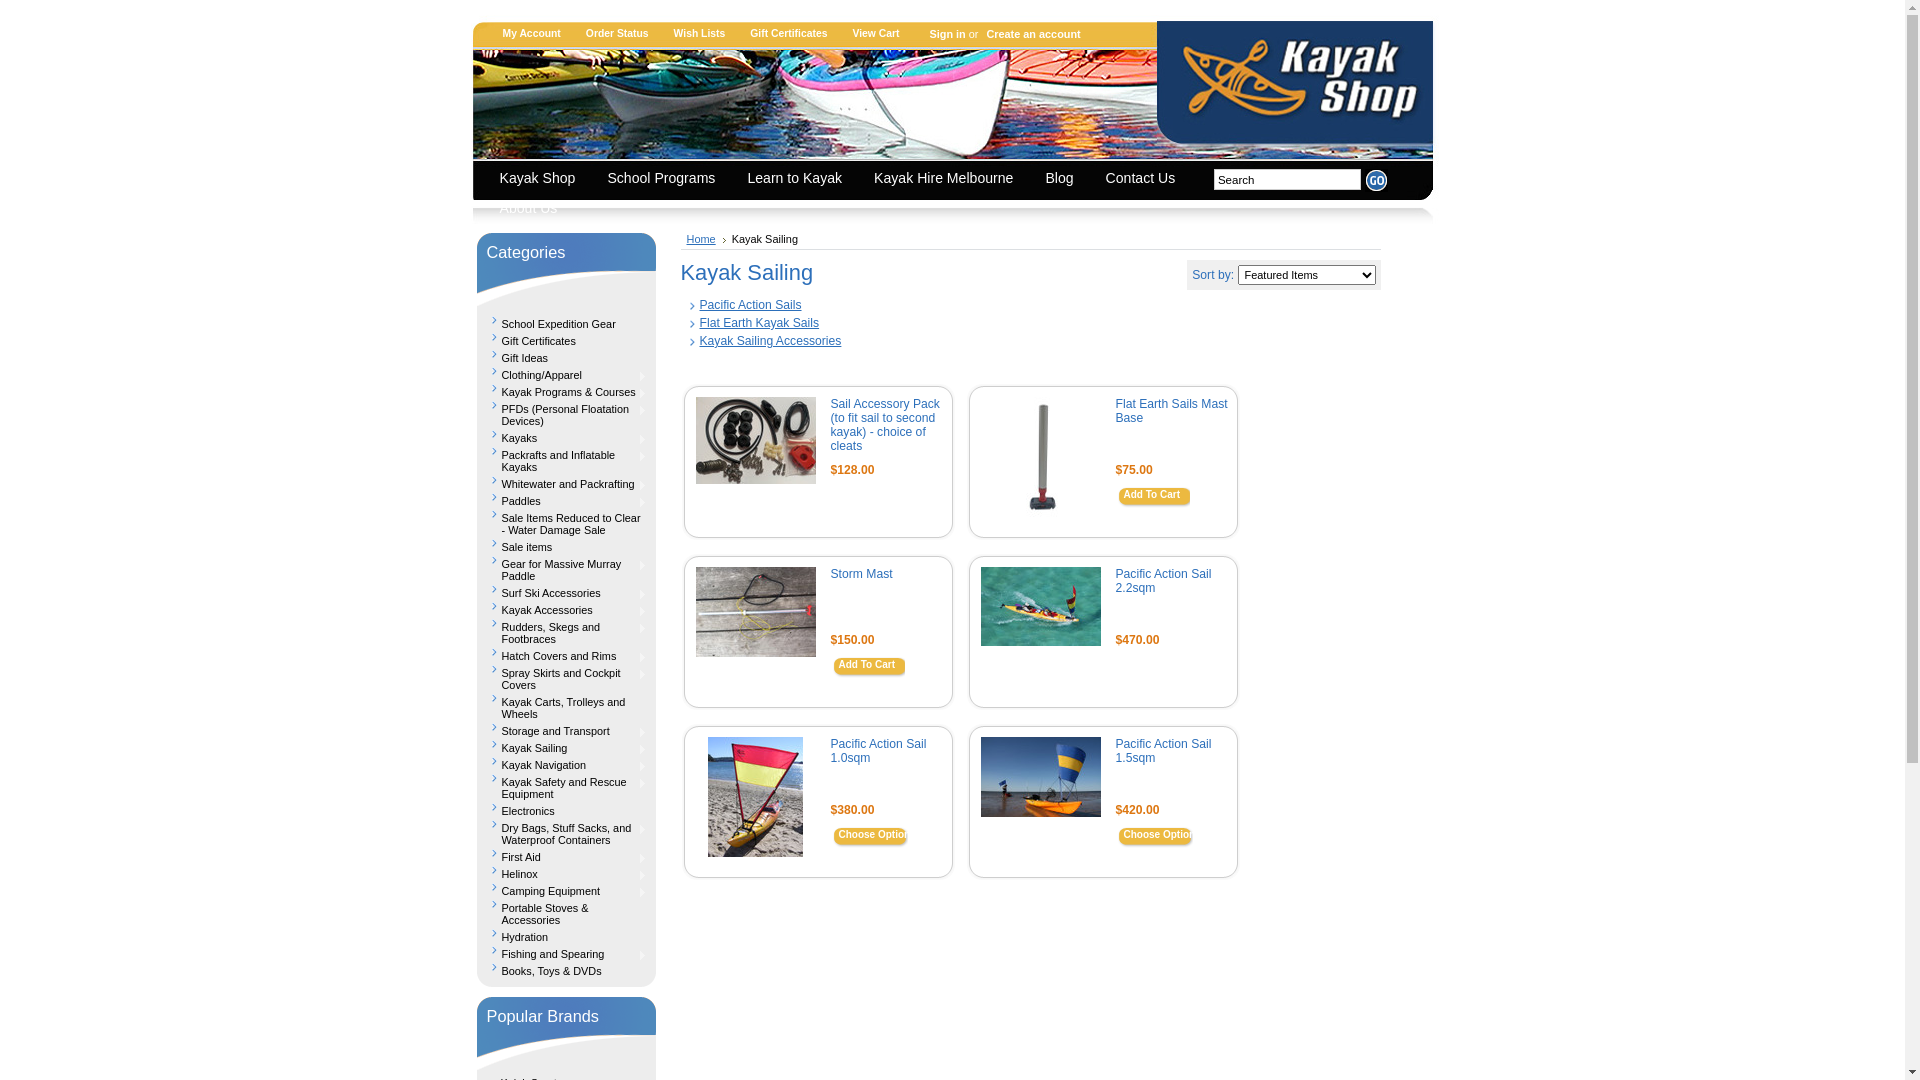 The image size is (1920, 1080). Describe the element at coordinates (668, 33) in the screenshot. I see `'Wish Lists'` at that location.